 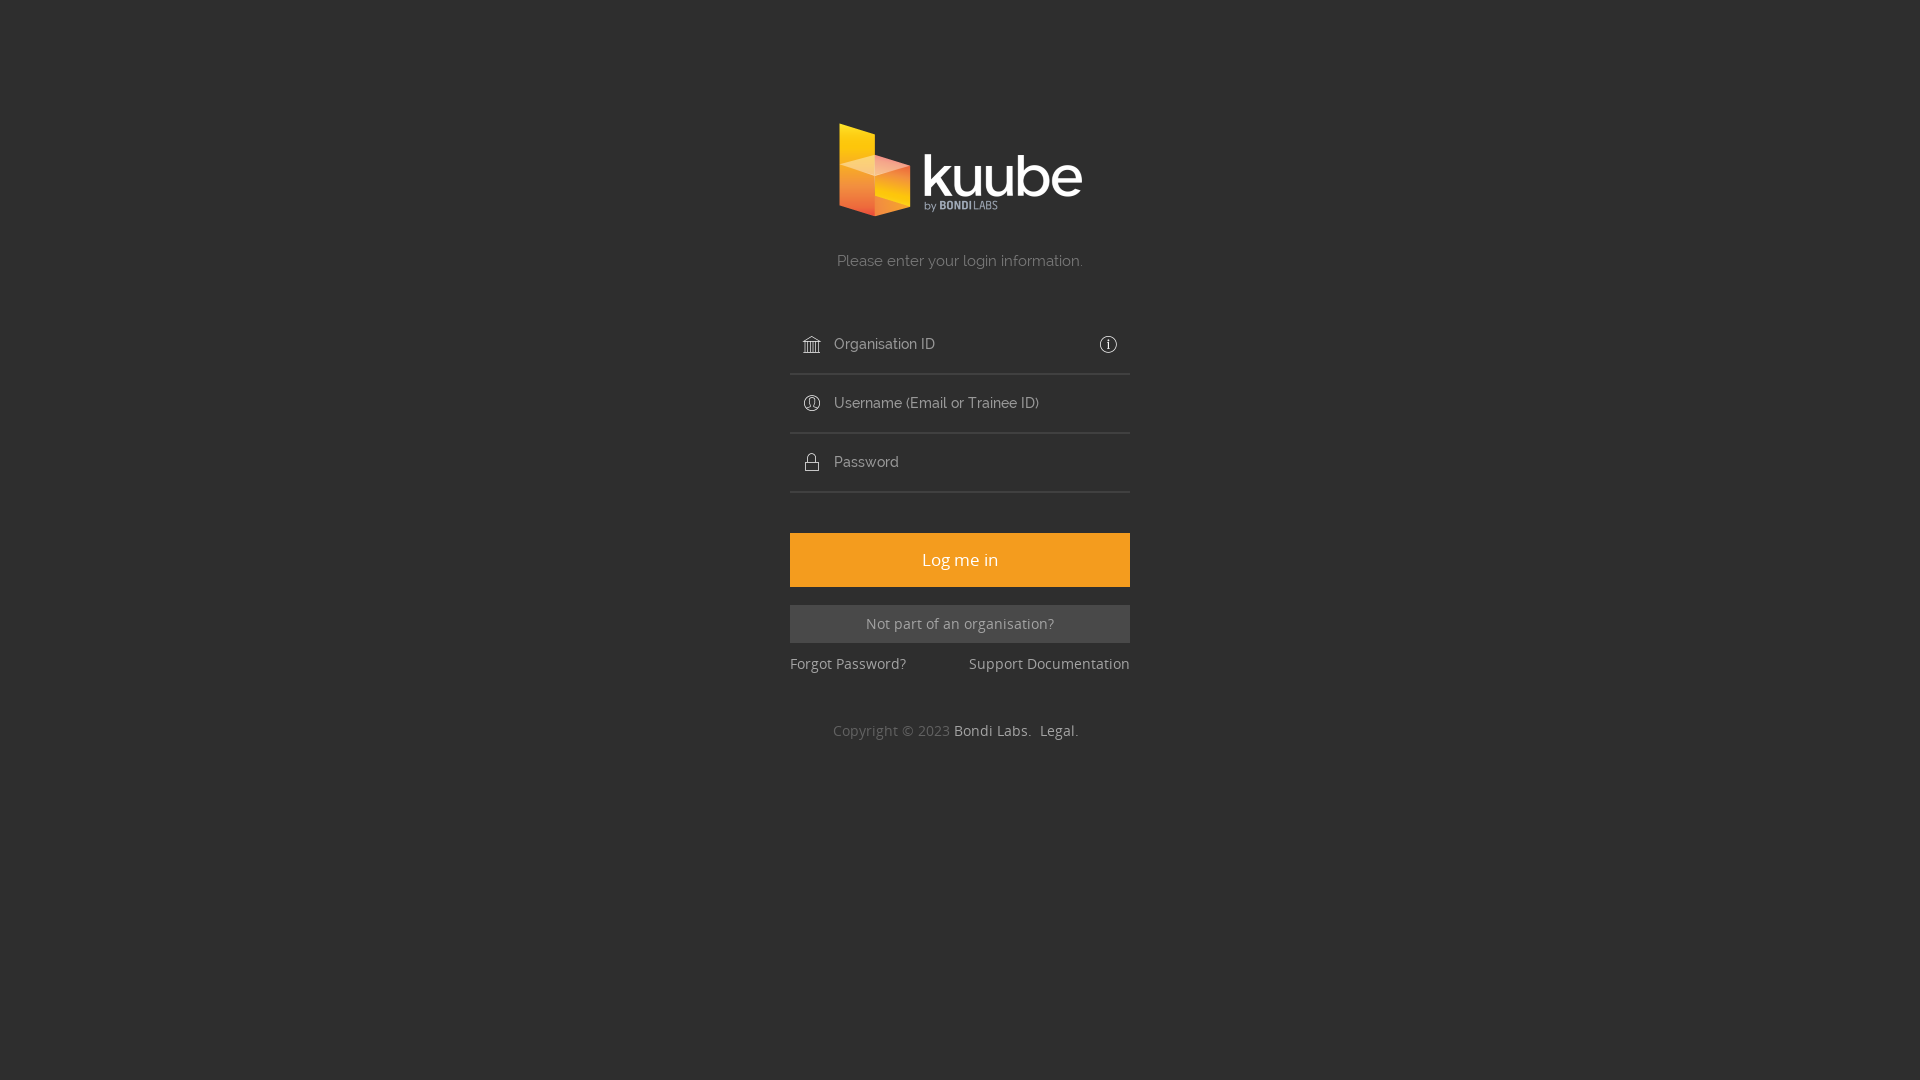 What do you see at coordinates (960, 559) in the screenshot?
I see `'Log me in'` at bounding box center [960, 559].